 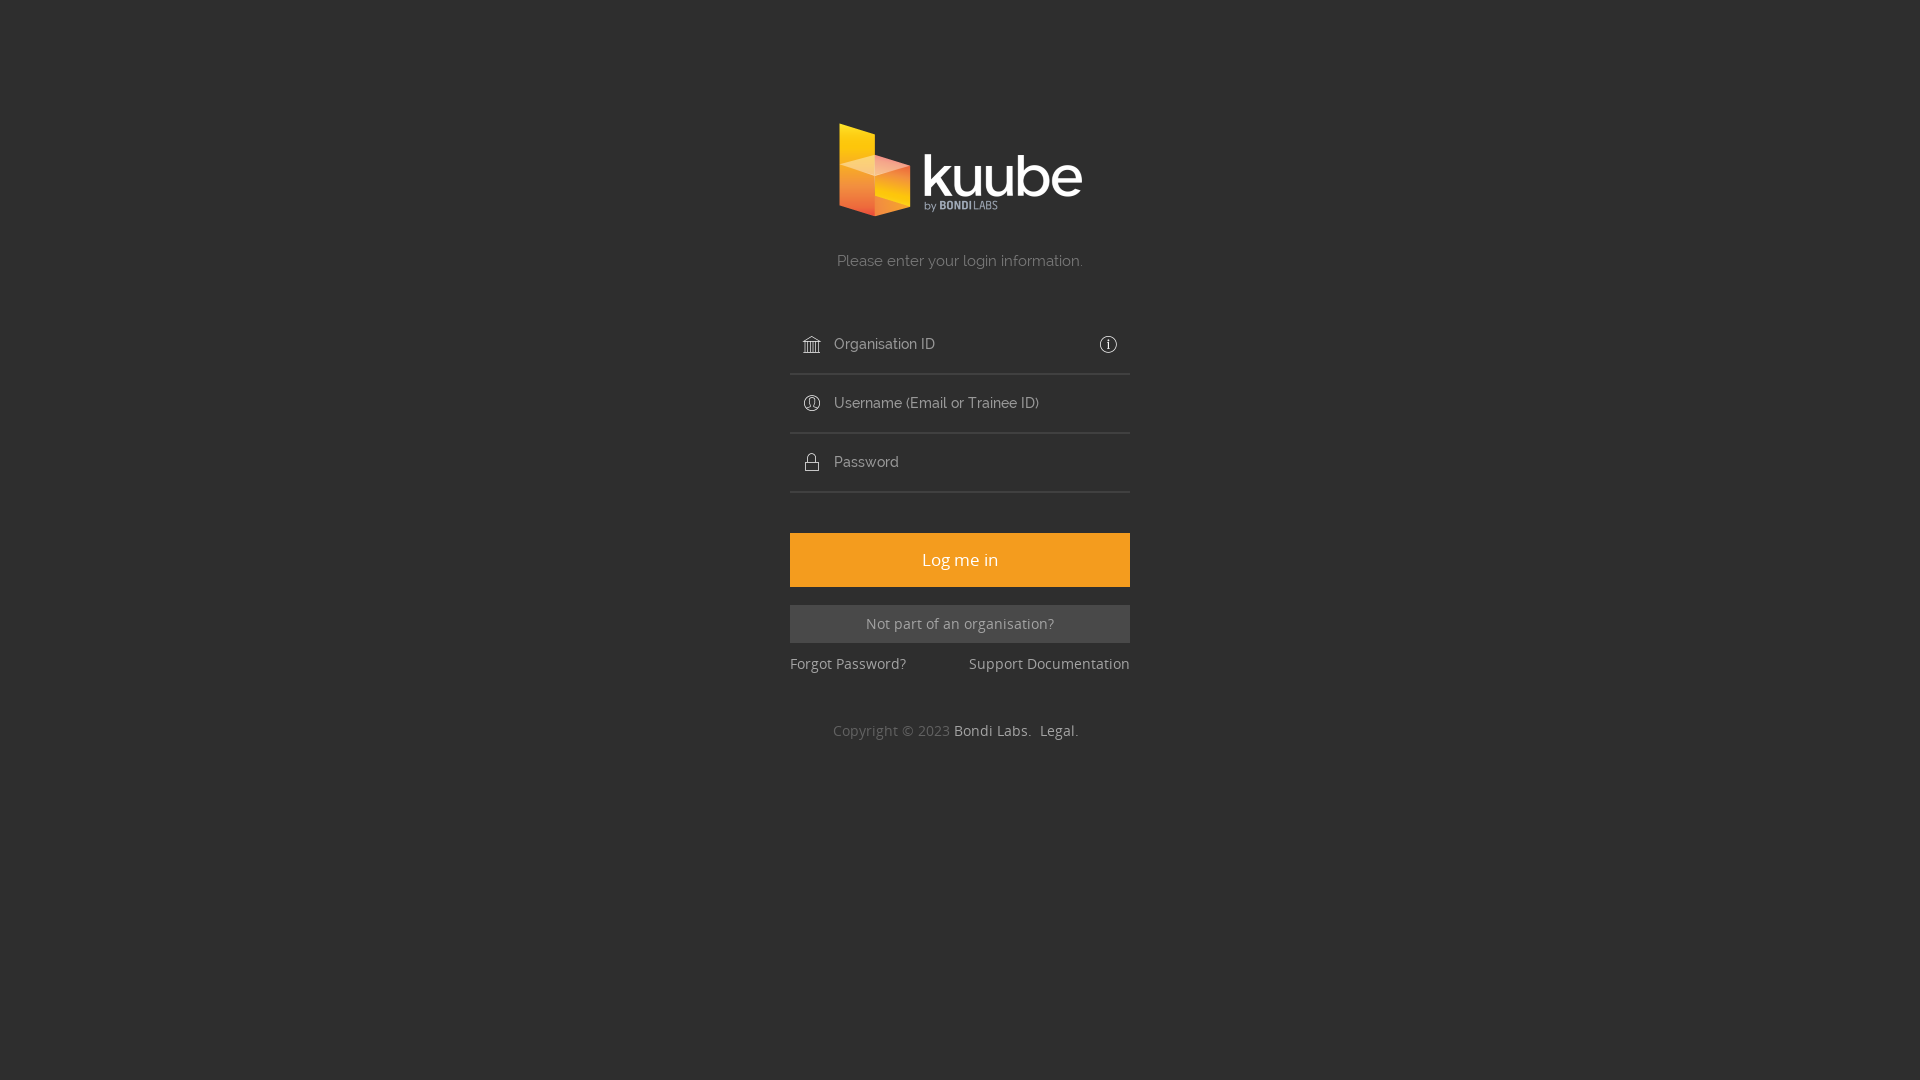 What do you see at coordinates (960, 559) in the screenshot?
I see `'Log me in'` at bounding box center [960, 559].